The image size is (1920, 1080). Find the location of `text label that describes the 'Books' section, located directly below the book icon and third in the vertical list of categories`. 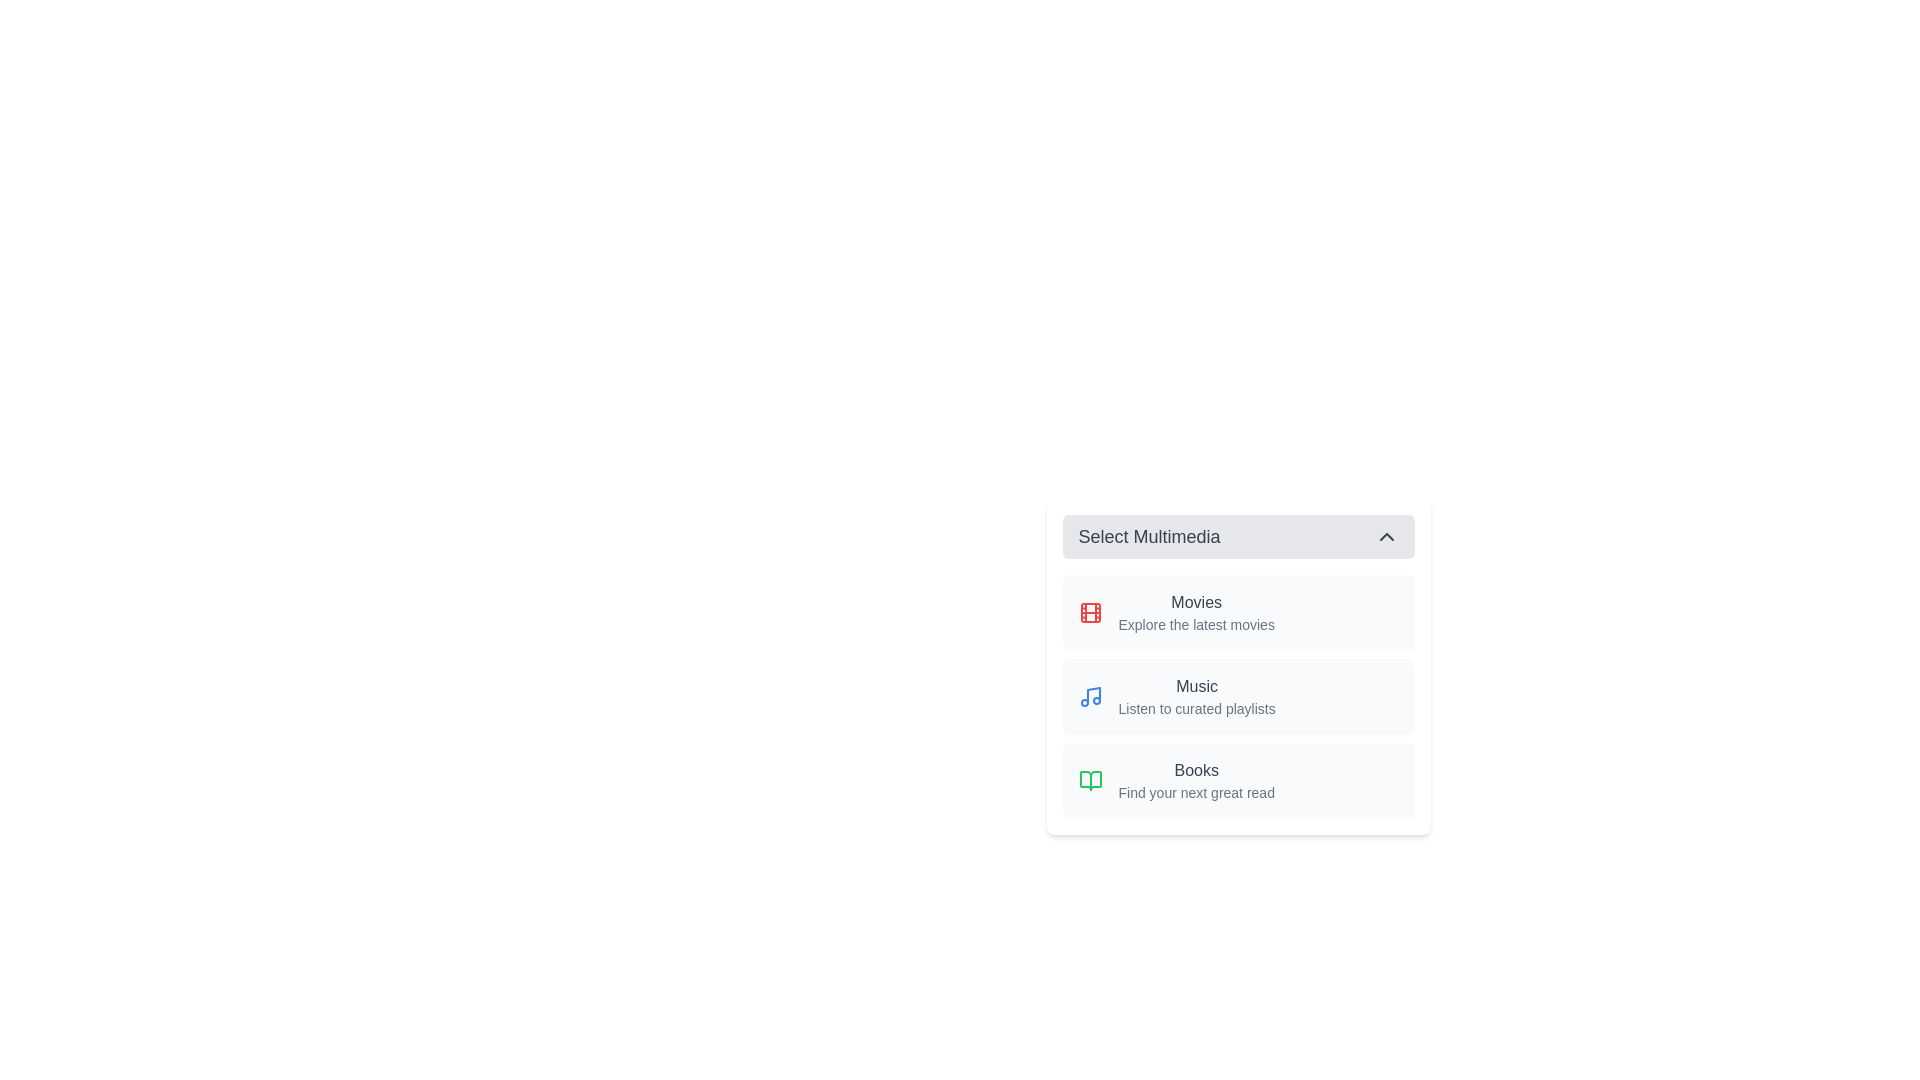

text label that describes the 'Books' section, located directly below the book icon and third in the vertical list of categories is located at coordinates (1196, 779).